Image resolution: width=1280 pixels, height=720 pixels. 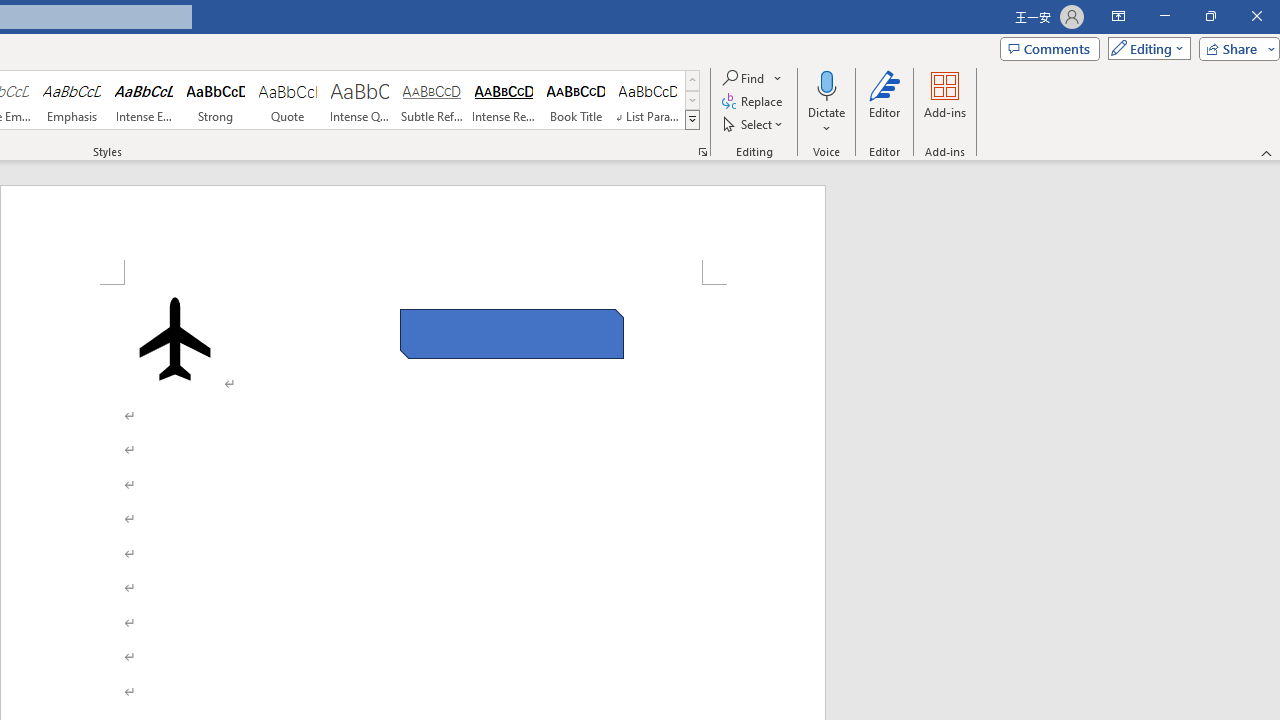 I want to click on 'Book Title', so click(x=575, y=100).